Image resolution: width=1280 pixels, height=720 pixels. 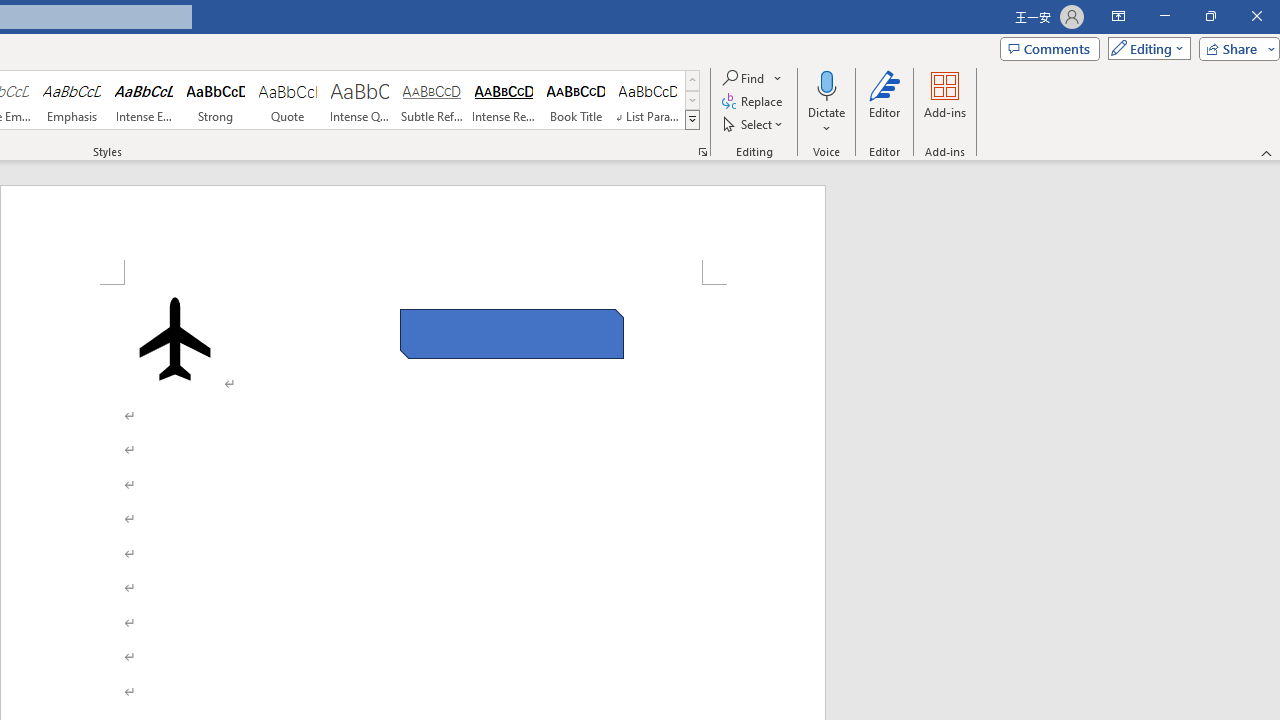 I want to click on 'Book Title', so click(x=575, y=100).